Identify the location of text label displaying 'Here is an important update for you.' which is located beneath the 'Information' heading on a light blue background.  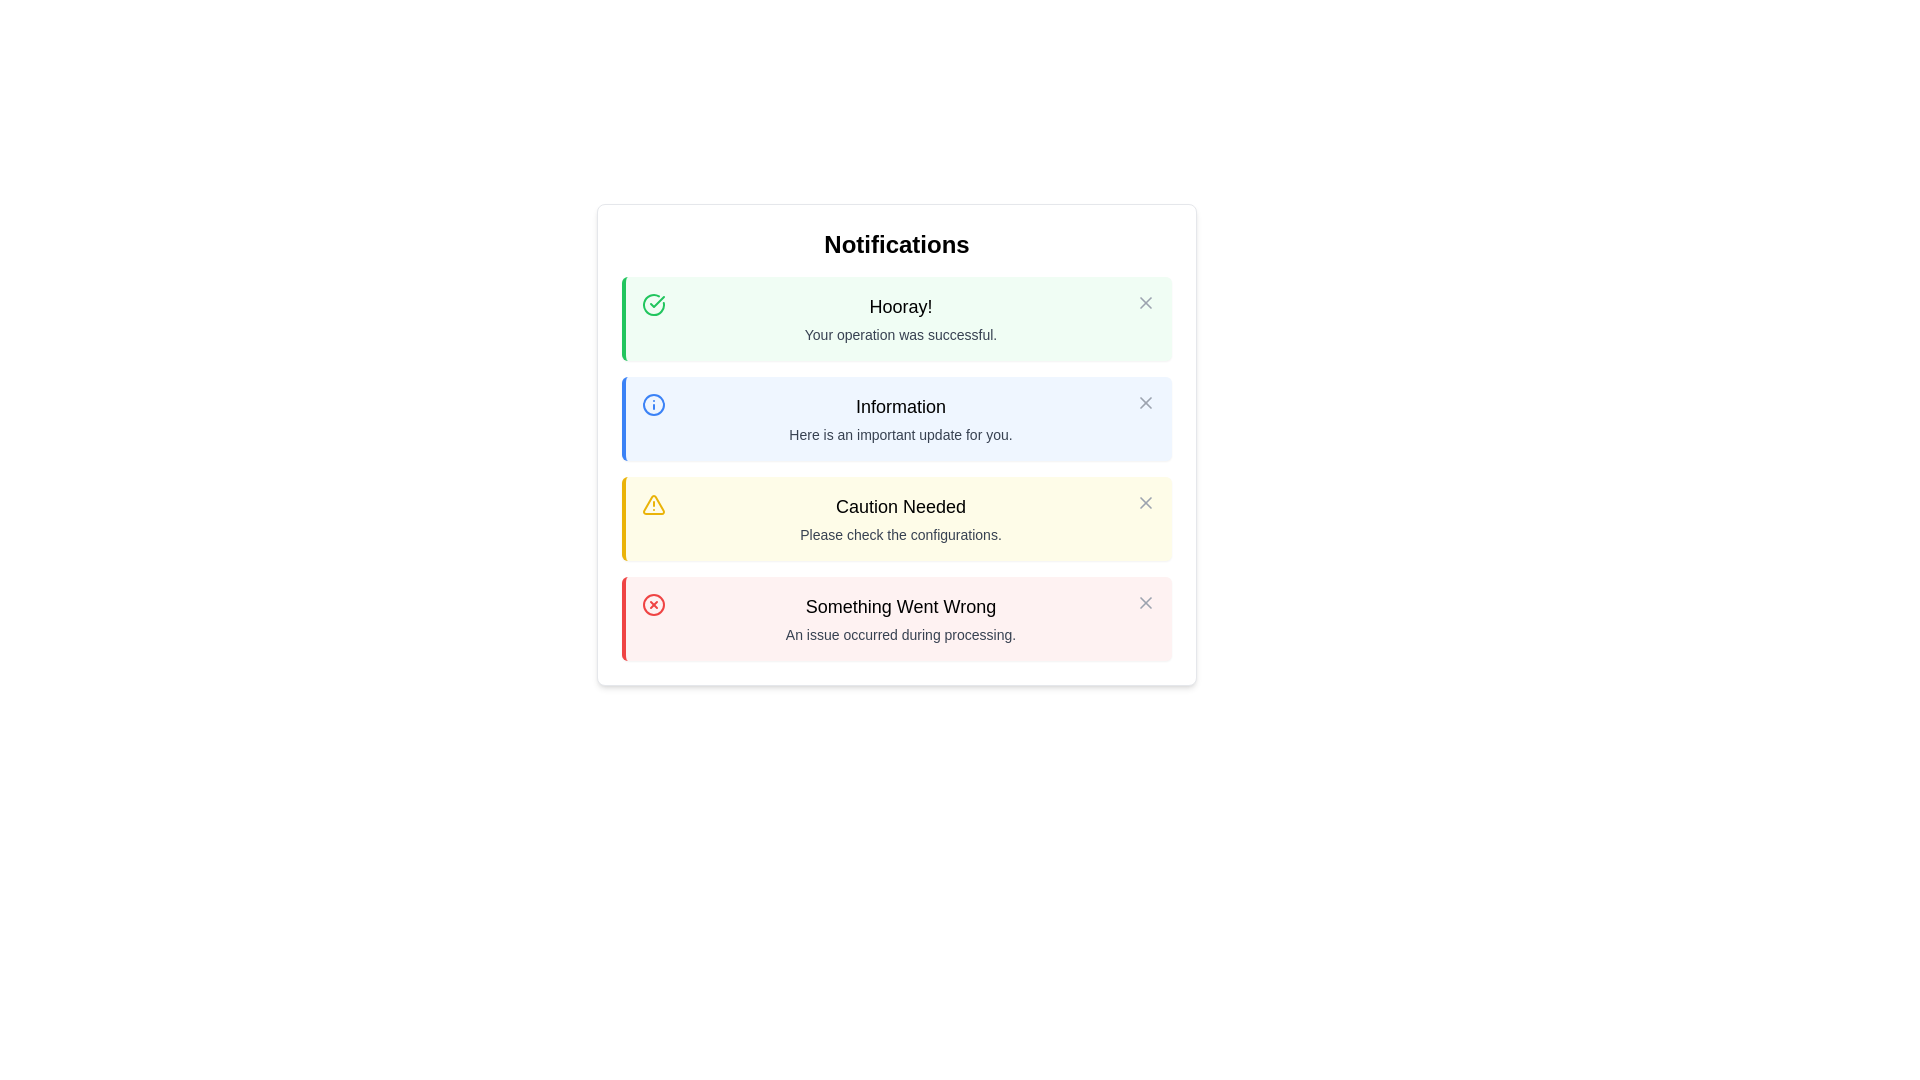
(900, 434).